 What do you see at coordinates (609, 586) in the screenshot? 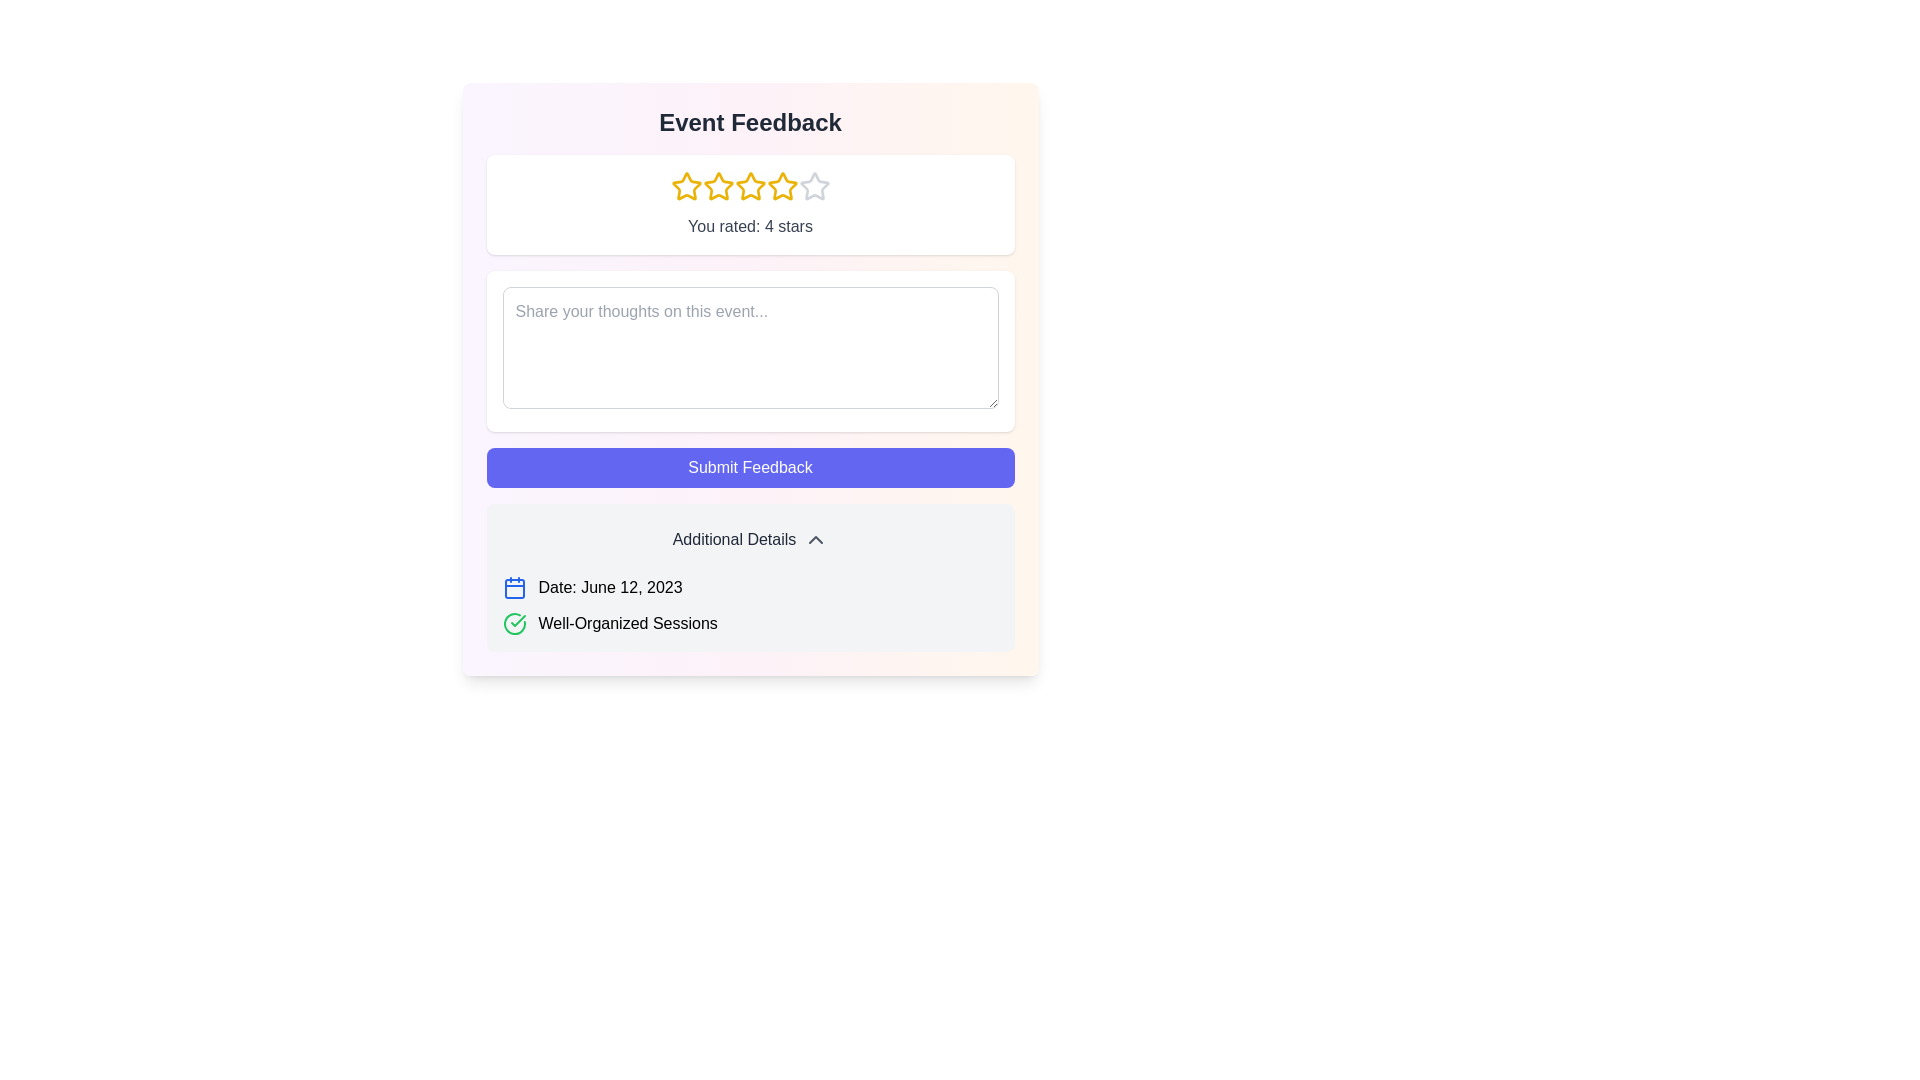
I see `the text label displaying the date of an event, positioned within the 'Additional Details' section, located to the right of the blue calendar icon` at bounding box center [609, 586].